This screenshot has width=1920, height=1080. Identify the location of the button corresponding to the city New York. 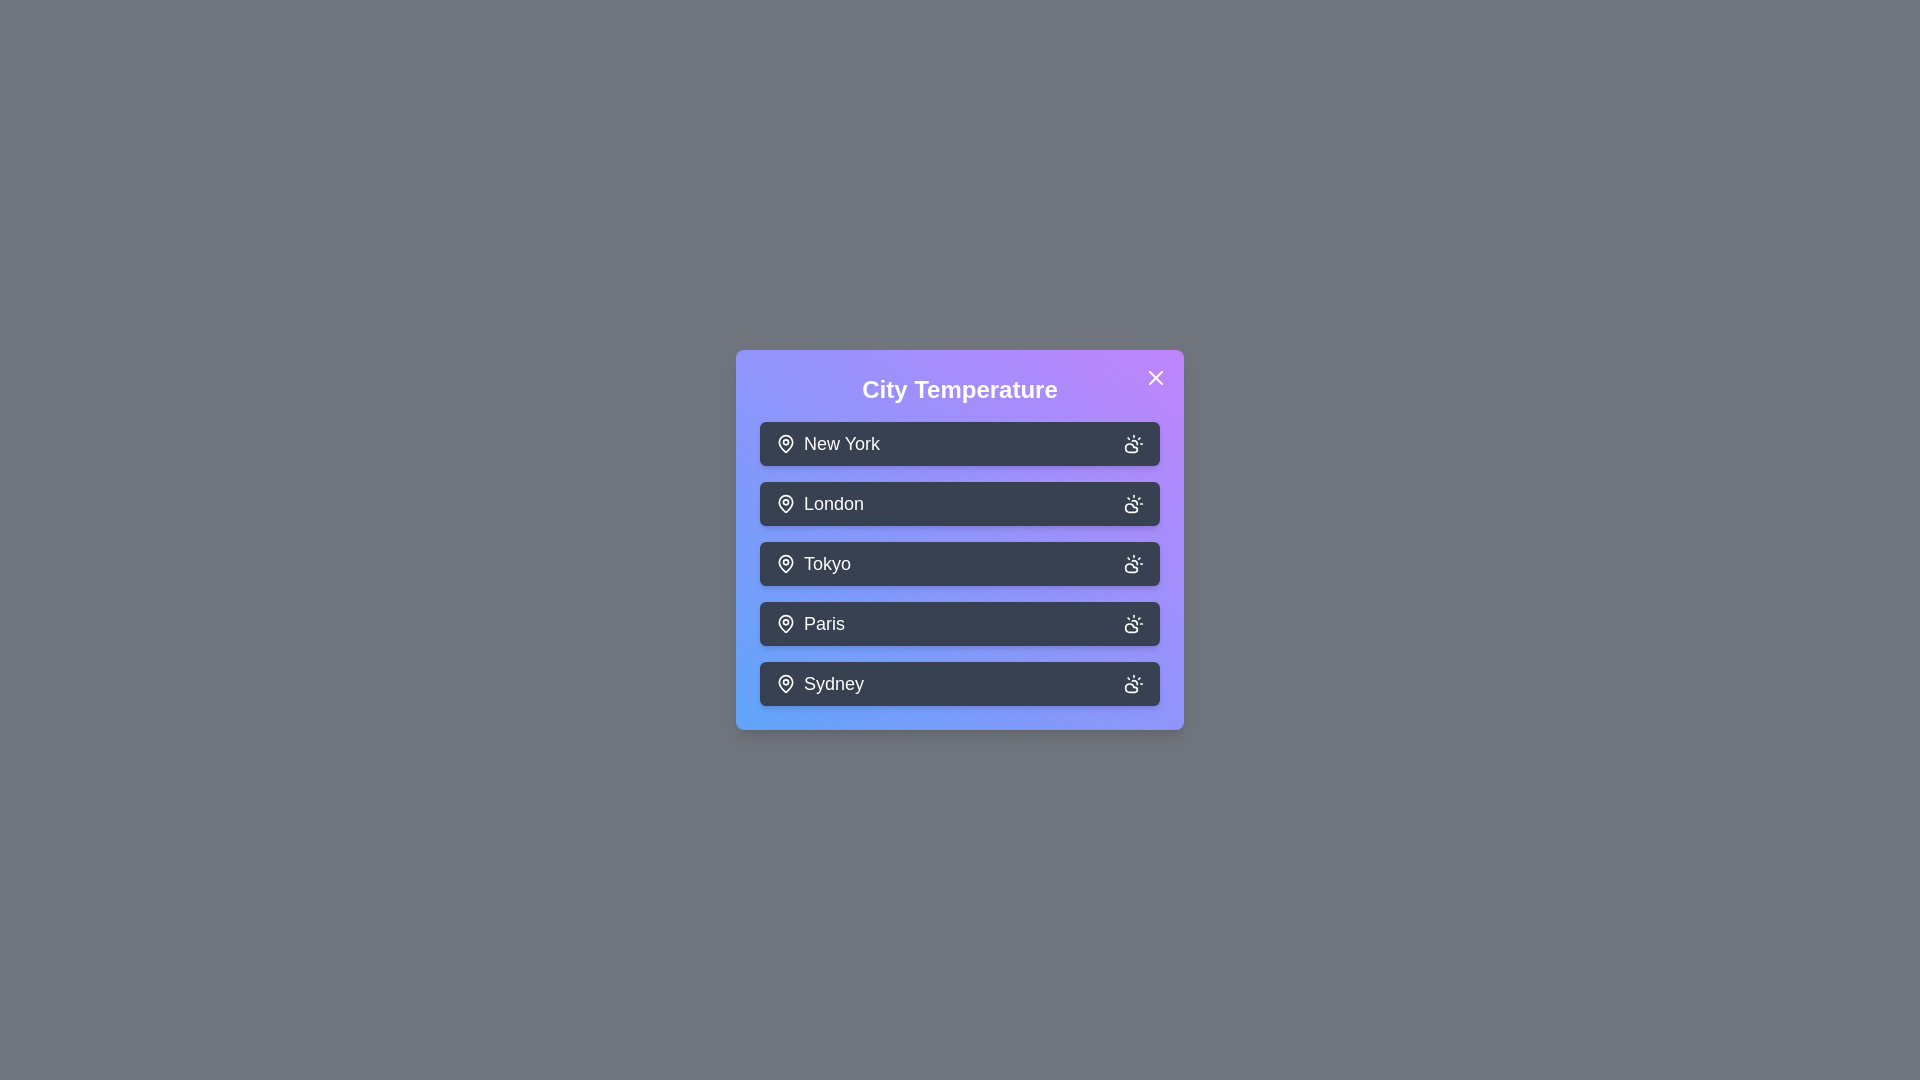
(960, 442).